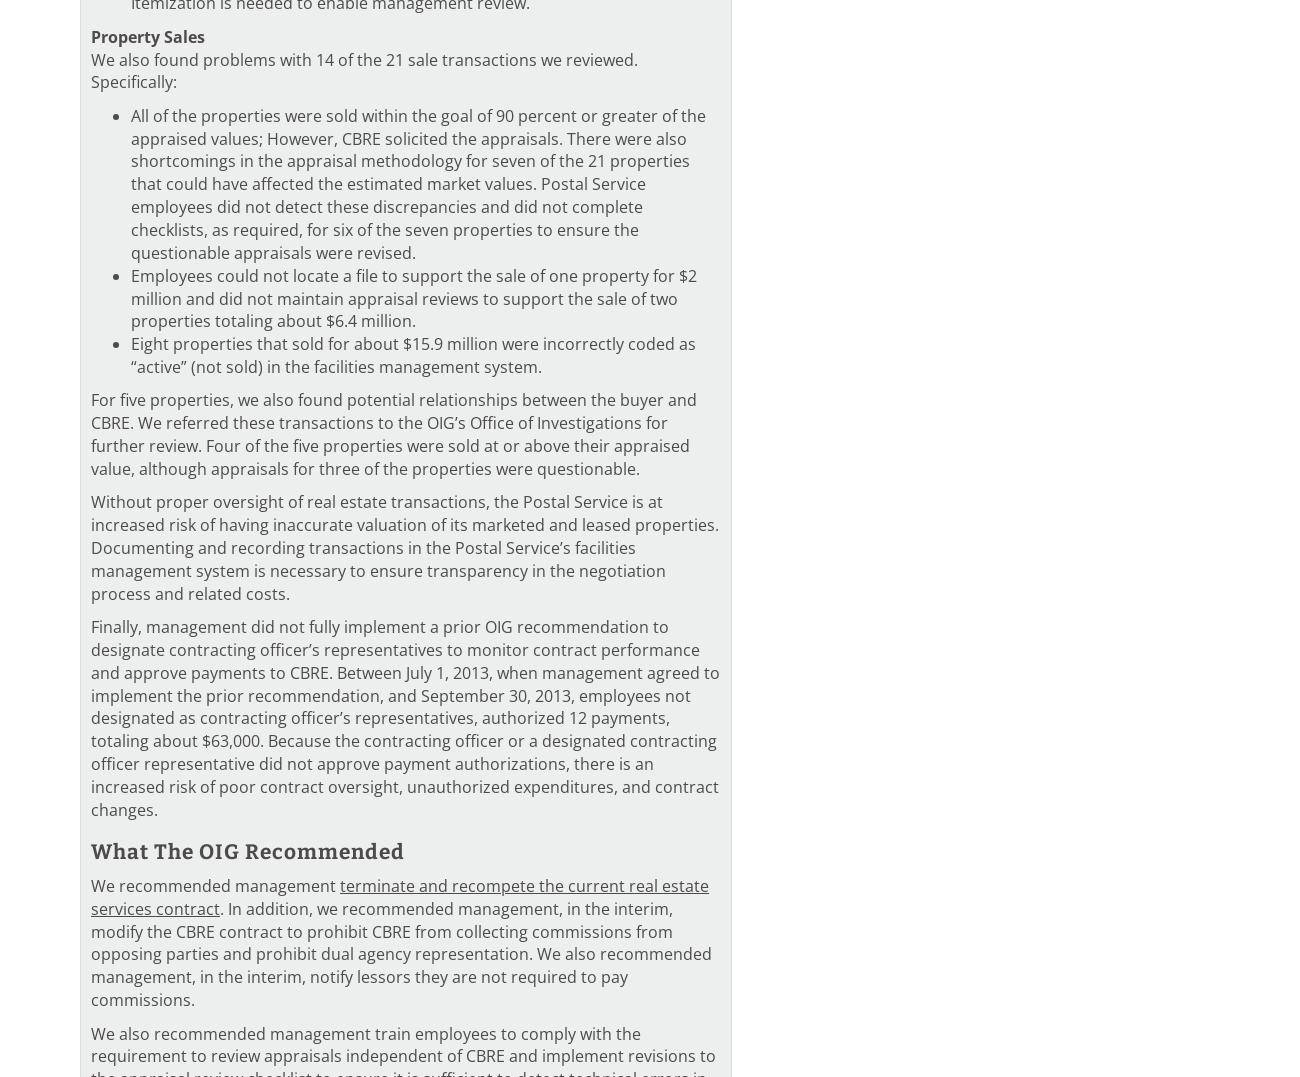  What do you see at coordinates (400, 896) in the screenshot?
I see `'terminate and recompete the current real estate services contract'` at bounding box center [400, 896].